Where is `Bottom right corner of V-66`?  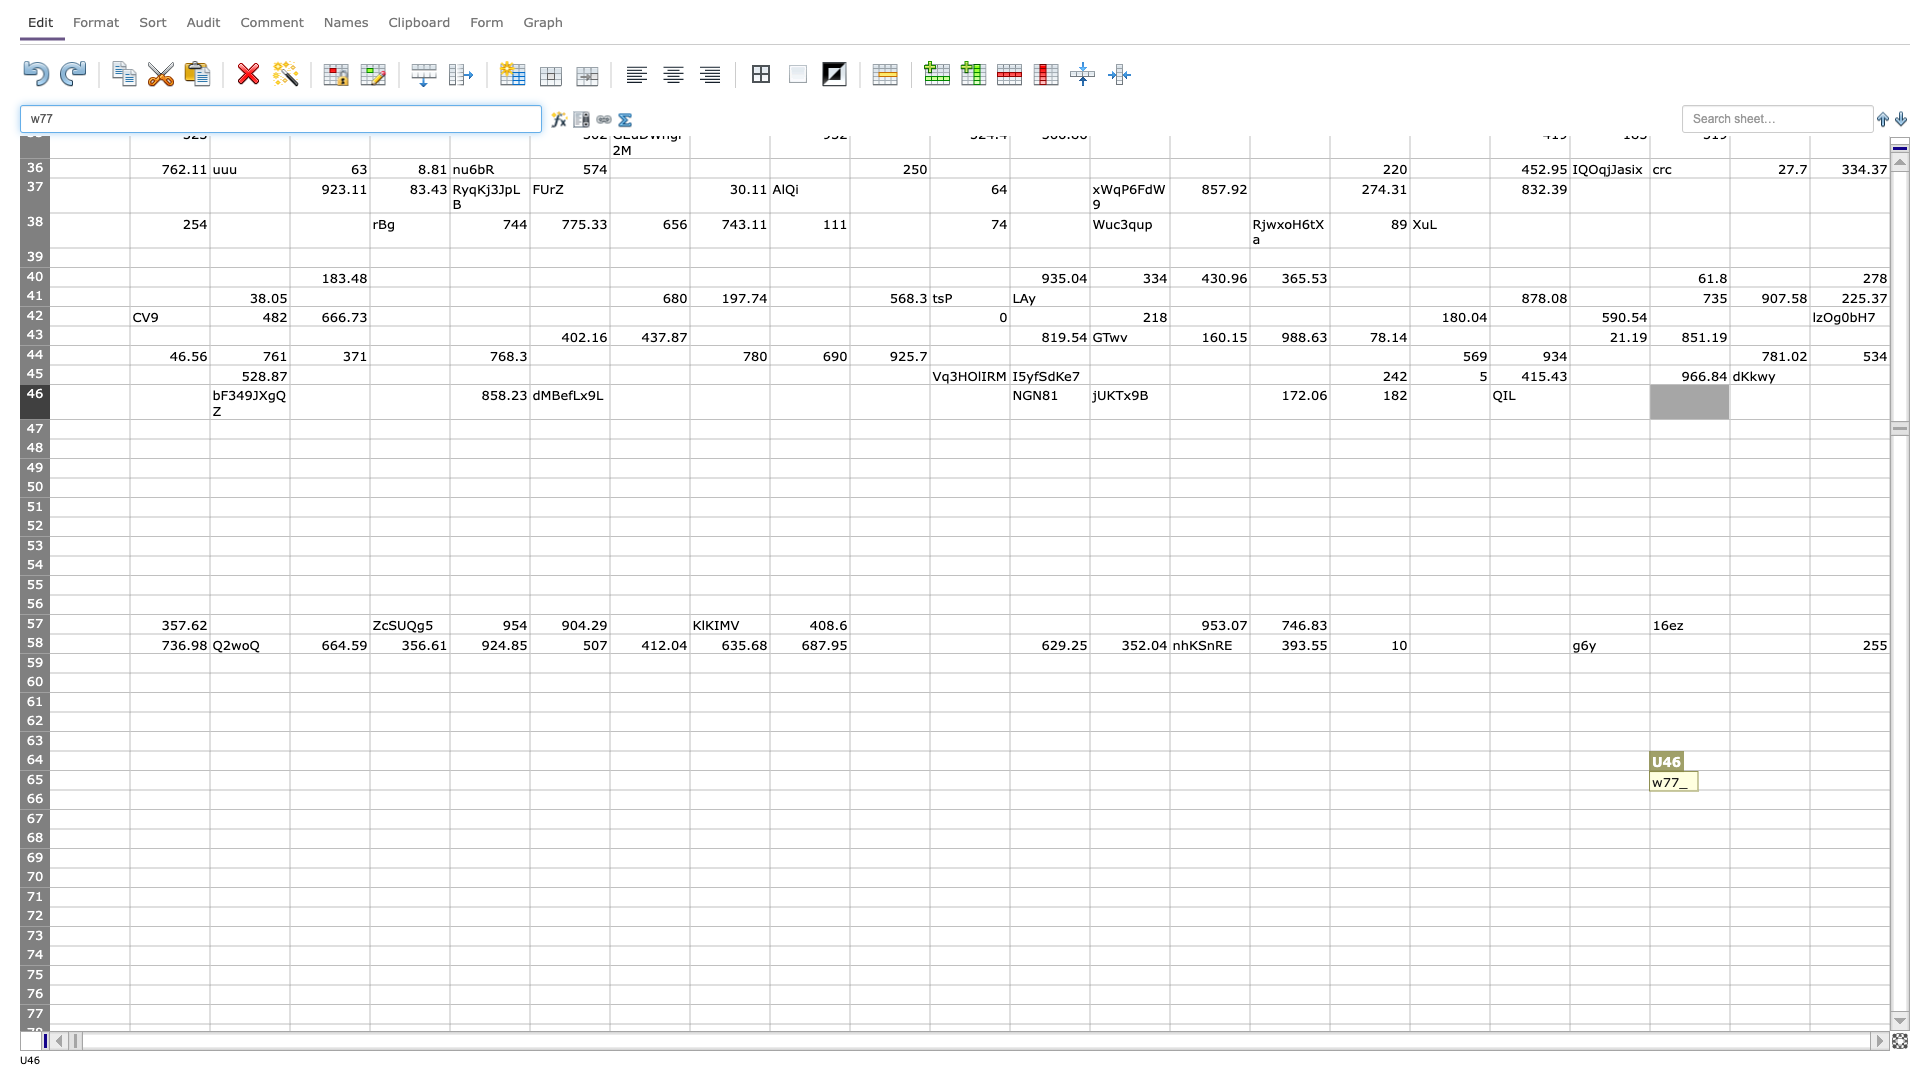
Bottom right corner of V-66 is located at coordinates (1809, 808).